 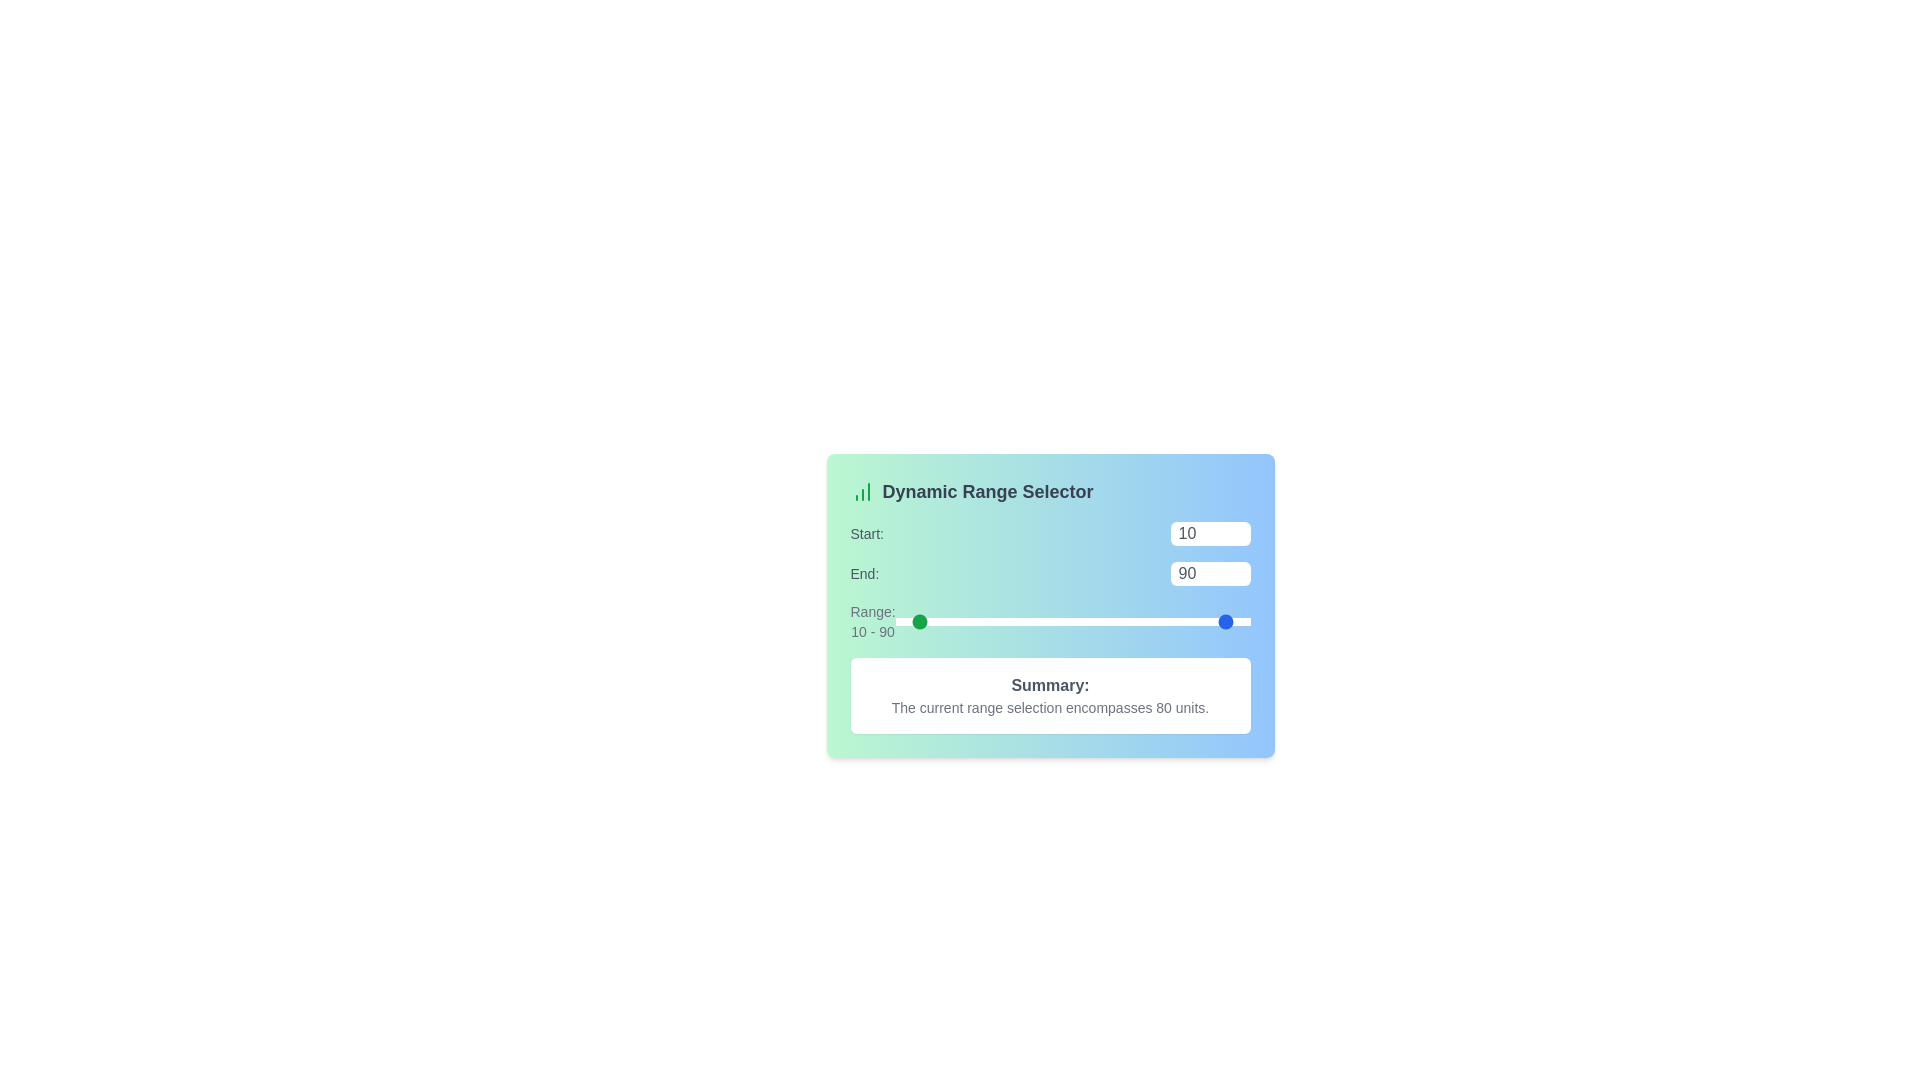 What do you see at coordinates (907, 620) in the screenshot?
I see `the 'Start' range slider to 7` at bounding box center [907, 620].